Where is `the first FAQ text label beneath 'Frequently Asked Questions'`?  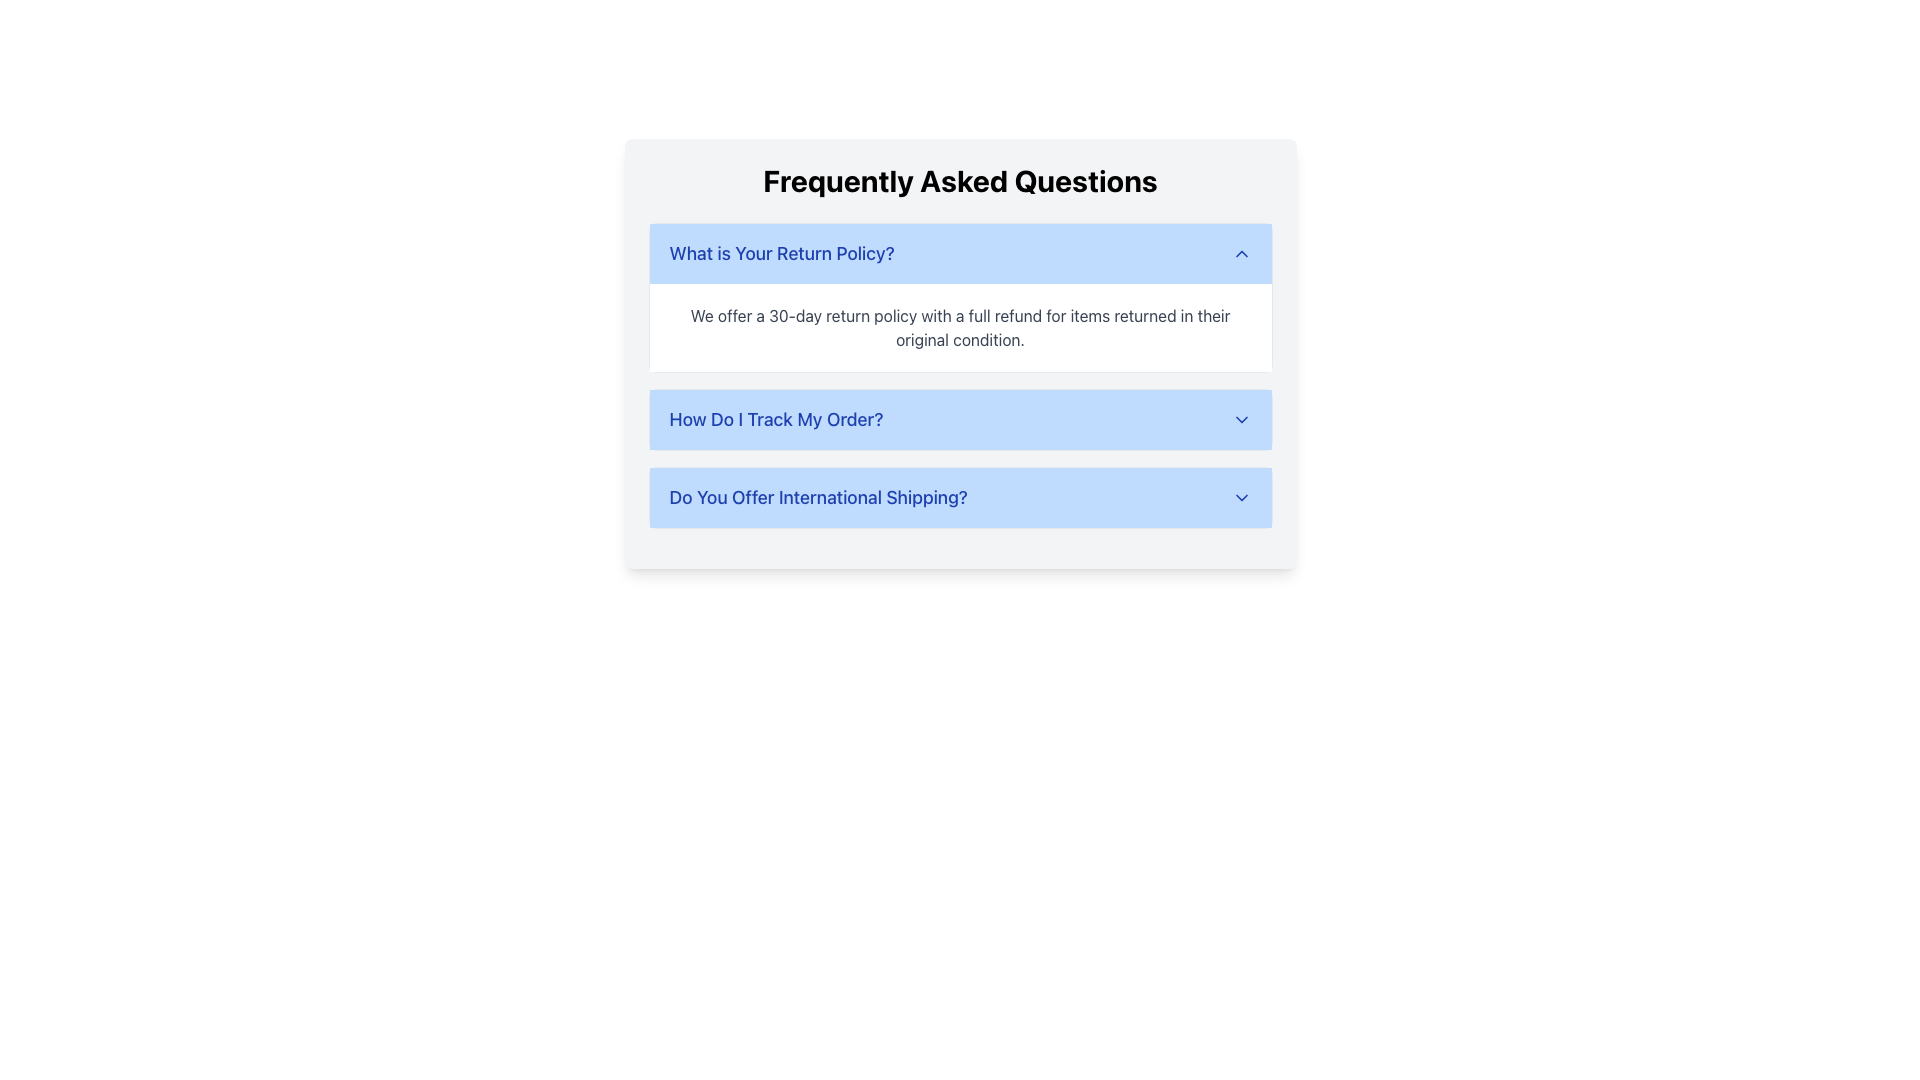 the first FAQ text label beneath 'Frequently Asked Questions' is located at coordinates (781, 253).